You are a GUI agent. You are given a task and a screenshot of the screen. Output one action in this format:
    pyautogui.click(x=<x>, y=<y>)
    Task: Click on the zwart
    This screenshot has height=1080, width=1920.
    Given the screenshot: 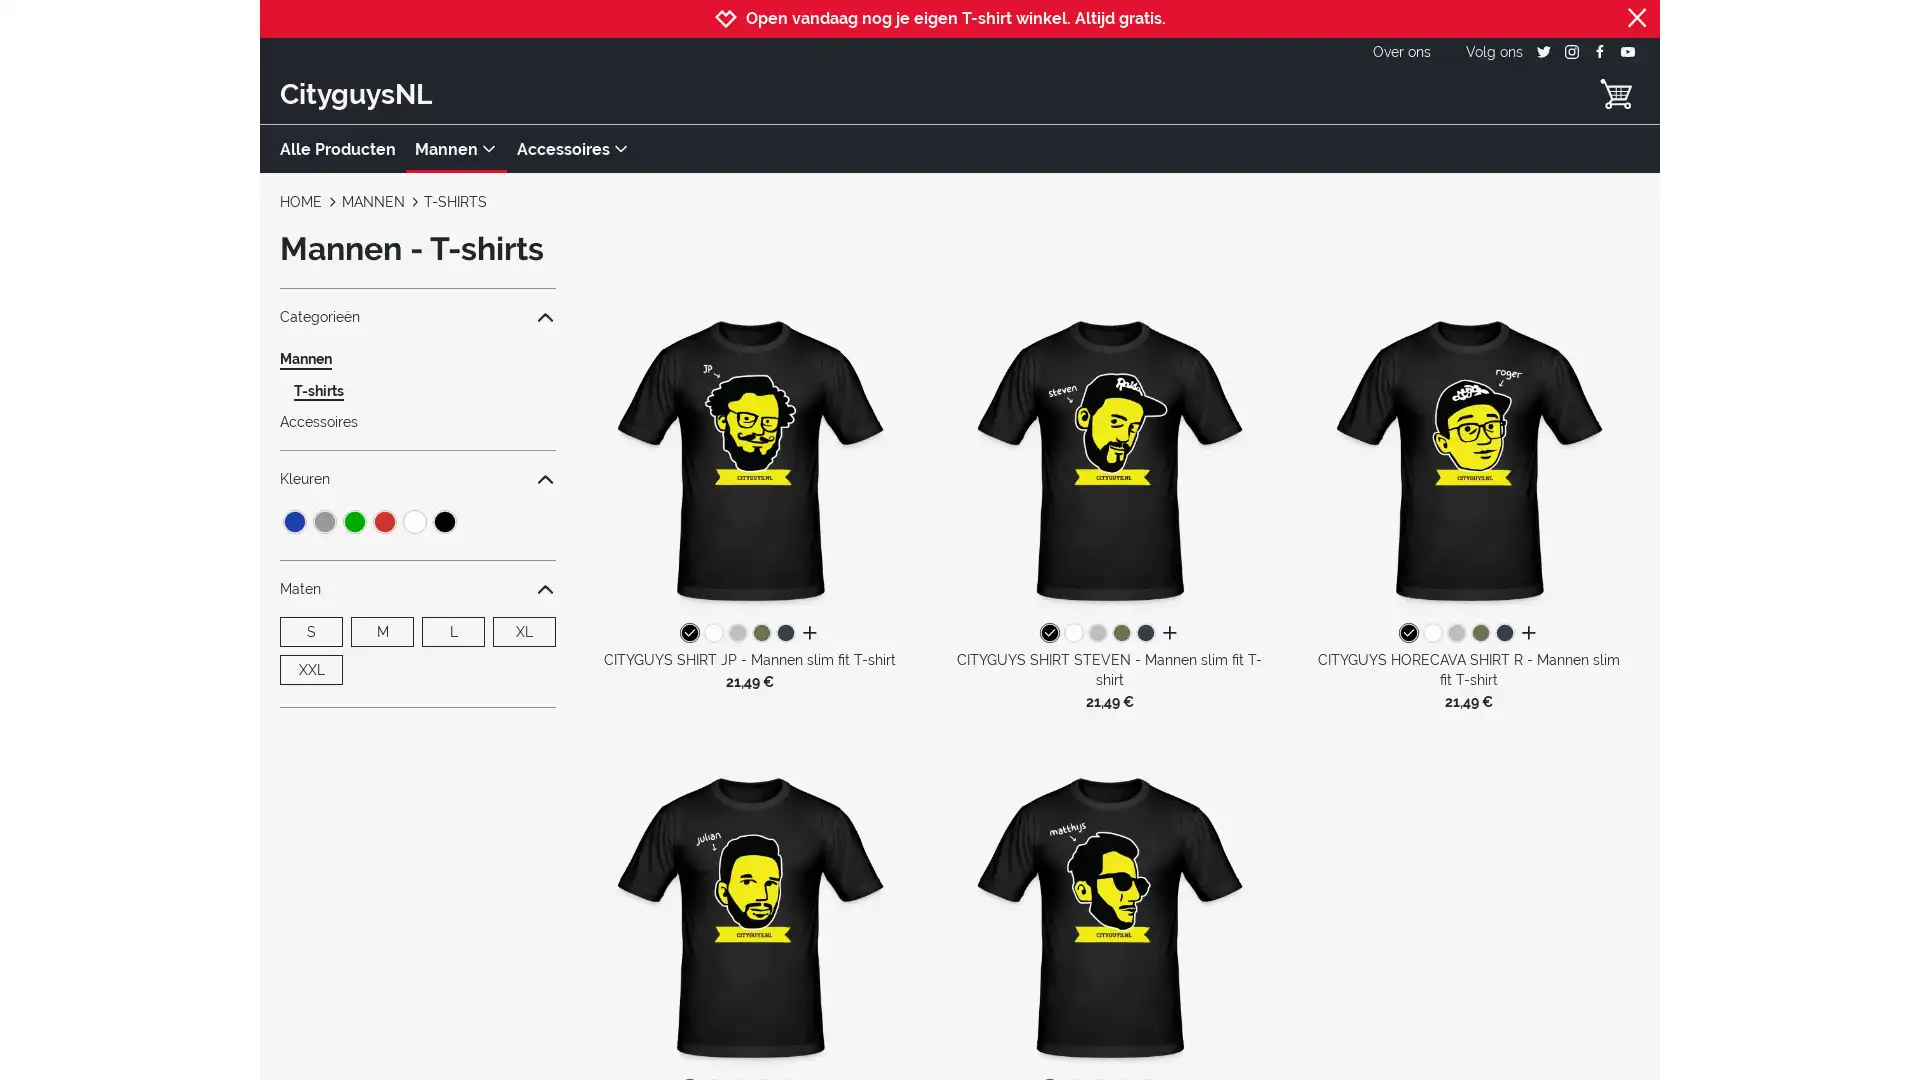 What is the action you would take?
    pyautogui.click(x=689, y=633)
    